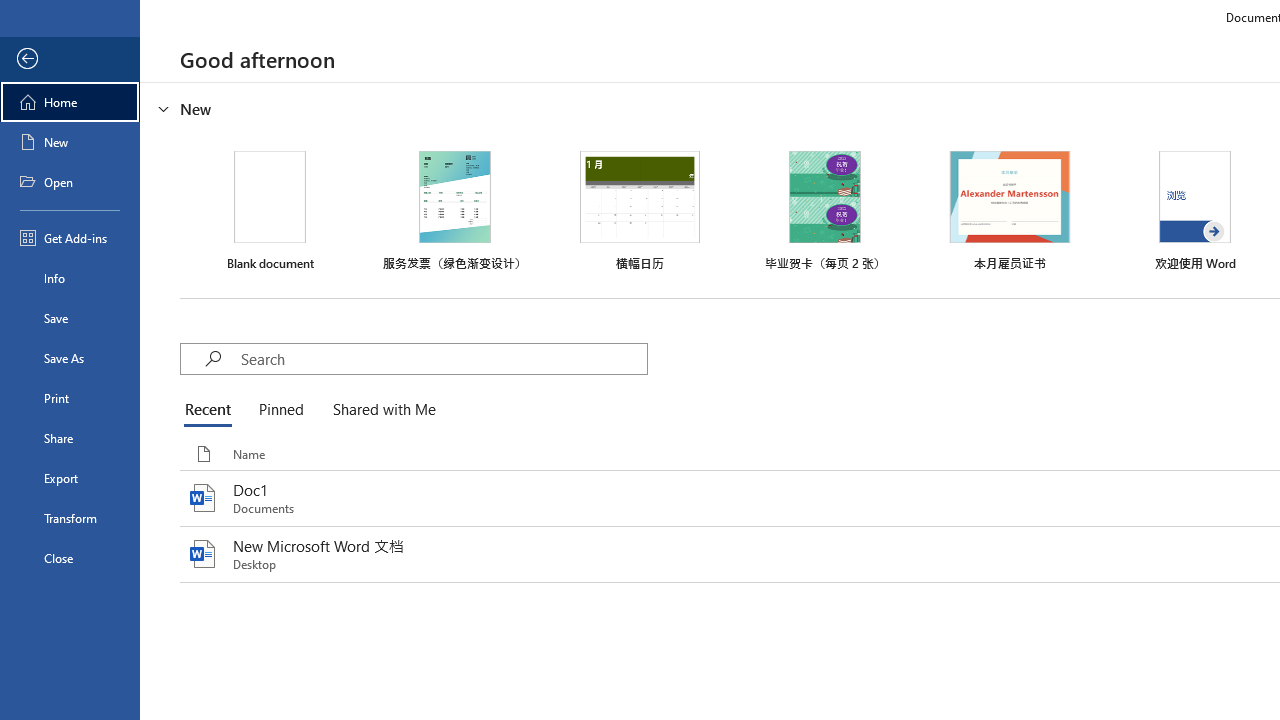  I want to click on 'Print', so click(69, 398).